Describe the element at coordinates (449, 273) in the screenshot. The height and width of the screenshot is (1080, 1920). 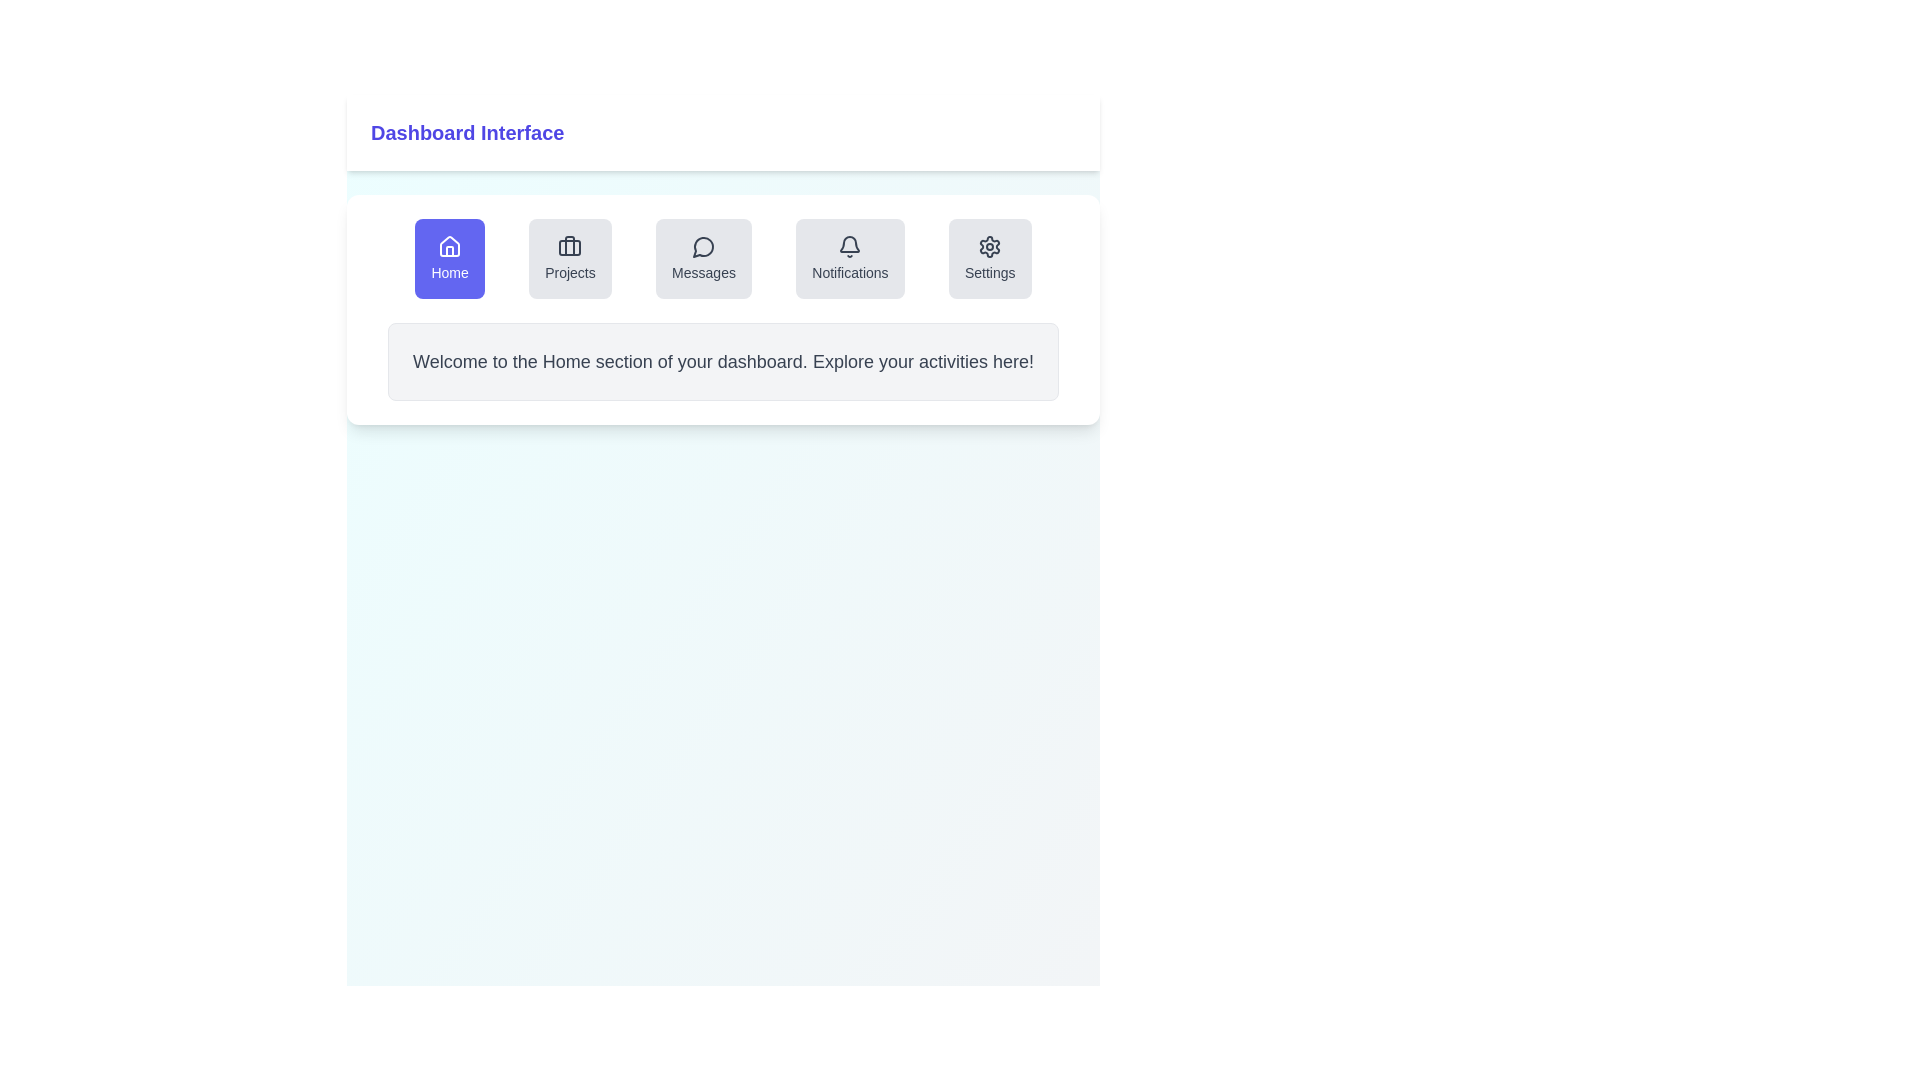
I see `the 'Home' navigation button text label, which indicates it leads to the homepage or dashboard section of the interface` at that location.